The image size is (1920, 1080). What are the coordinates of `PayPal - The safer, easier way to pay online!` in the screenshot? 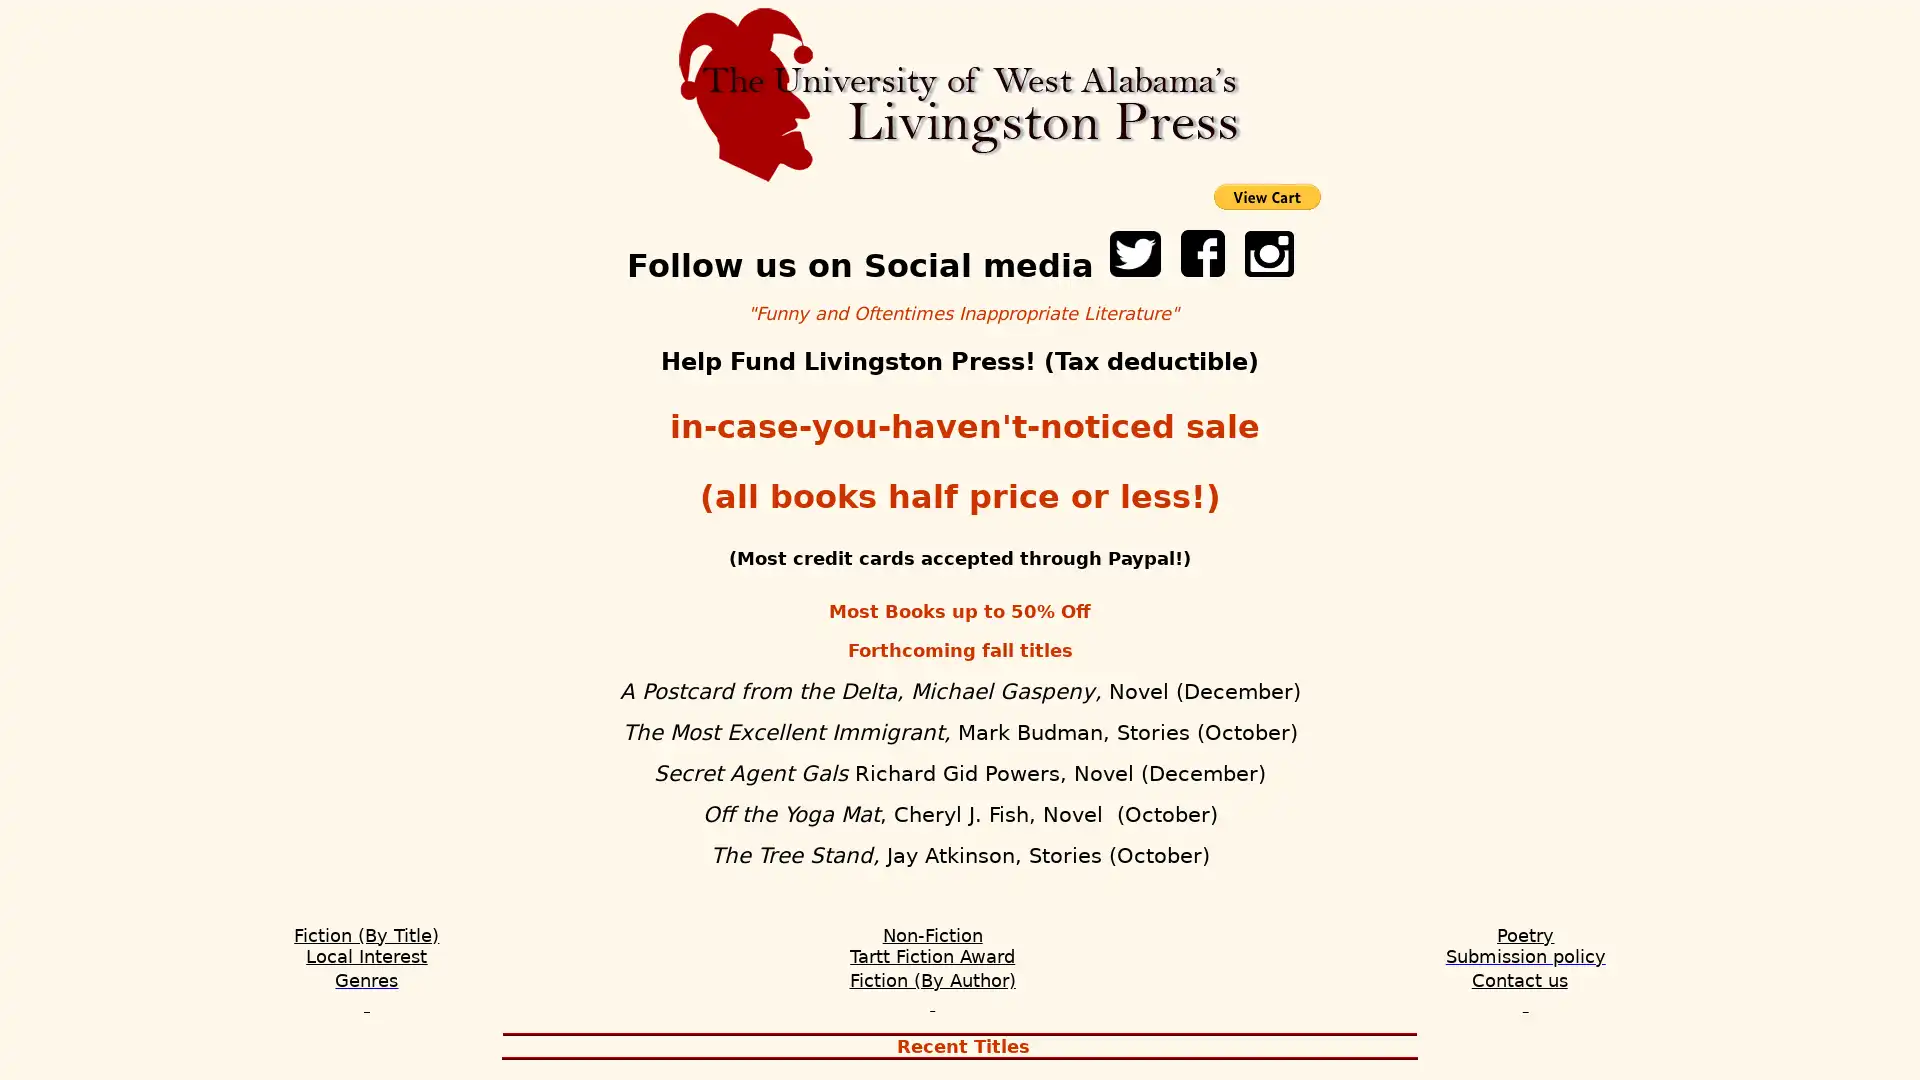 It's located at (1265, 196).